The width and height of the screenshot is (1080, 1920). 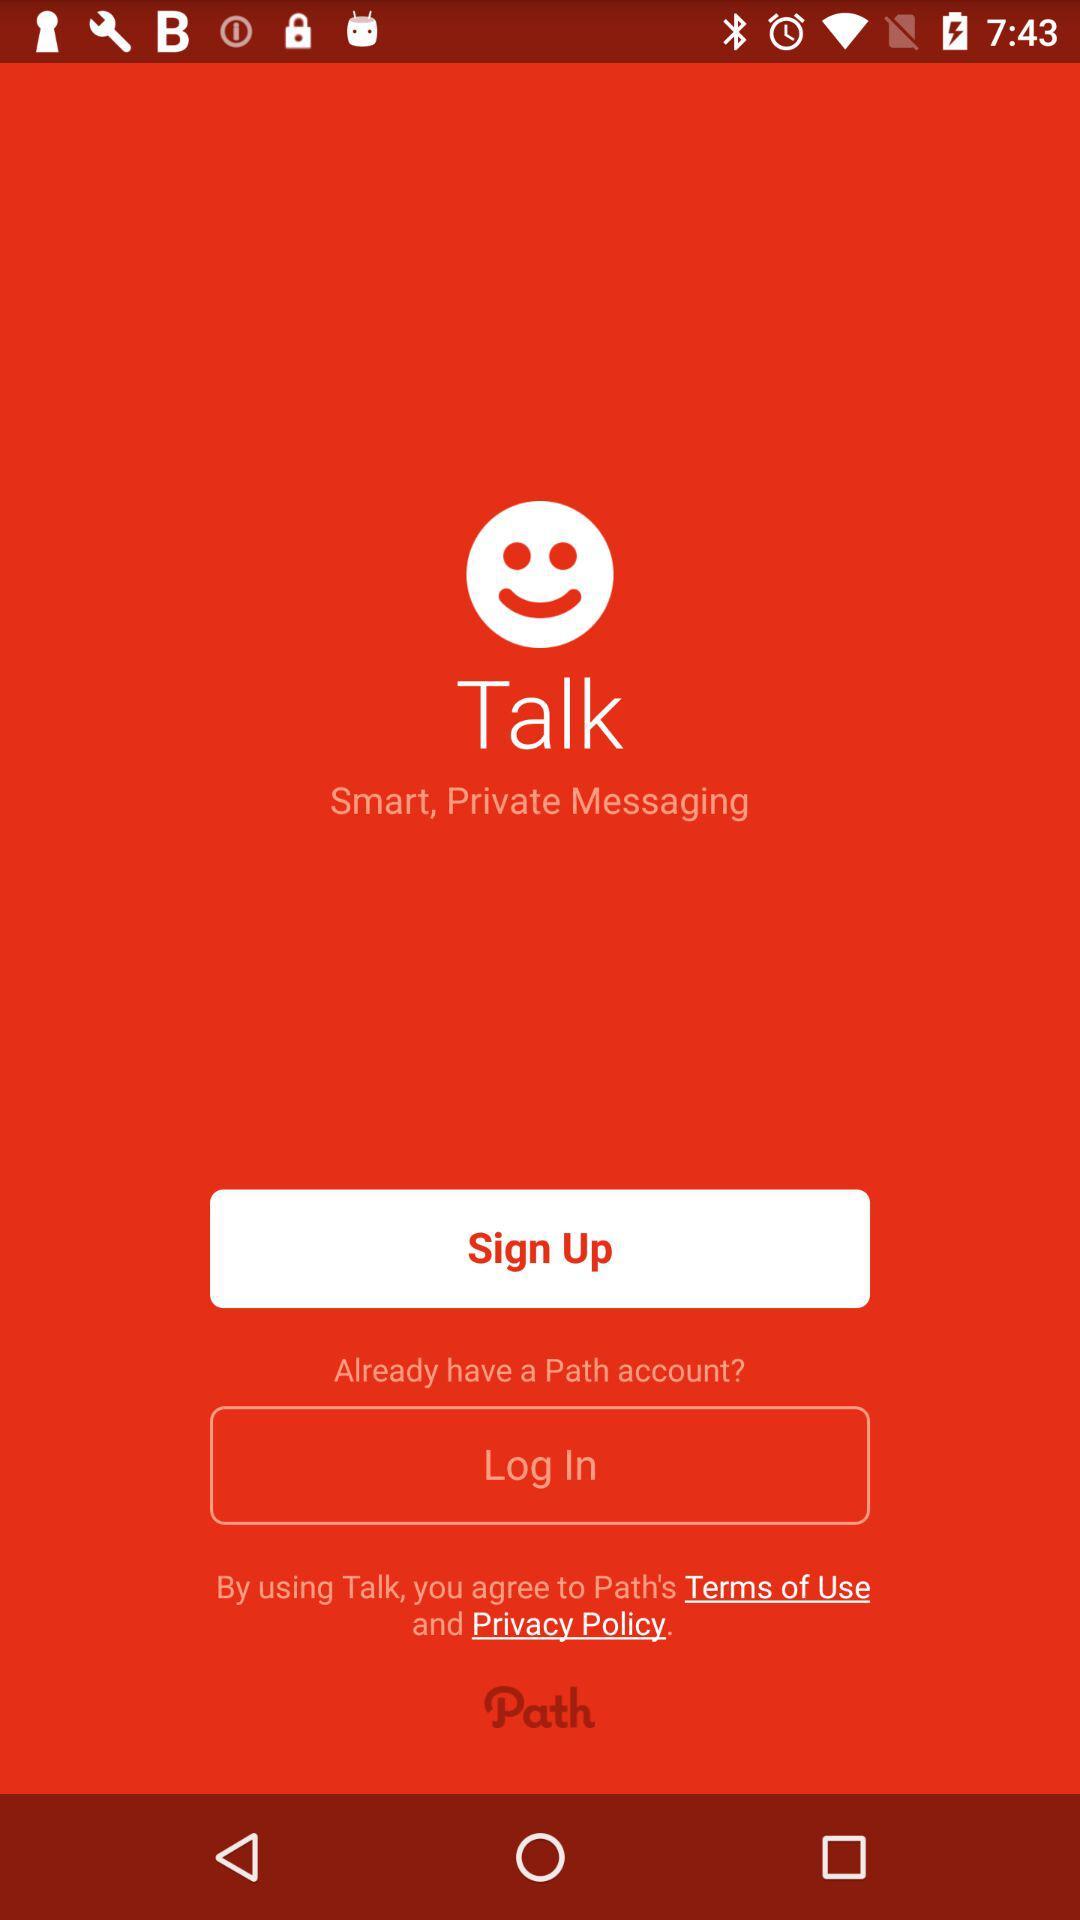 What do you see at coordinates (540, 1465) in the screenshot?
I see `the log in` at bounding box center [540, 1465].